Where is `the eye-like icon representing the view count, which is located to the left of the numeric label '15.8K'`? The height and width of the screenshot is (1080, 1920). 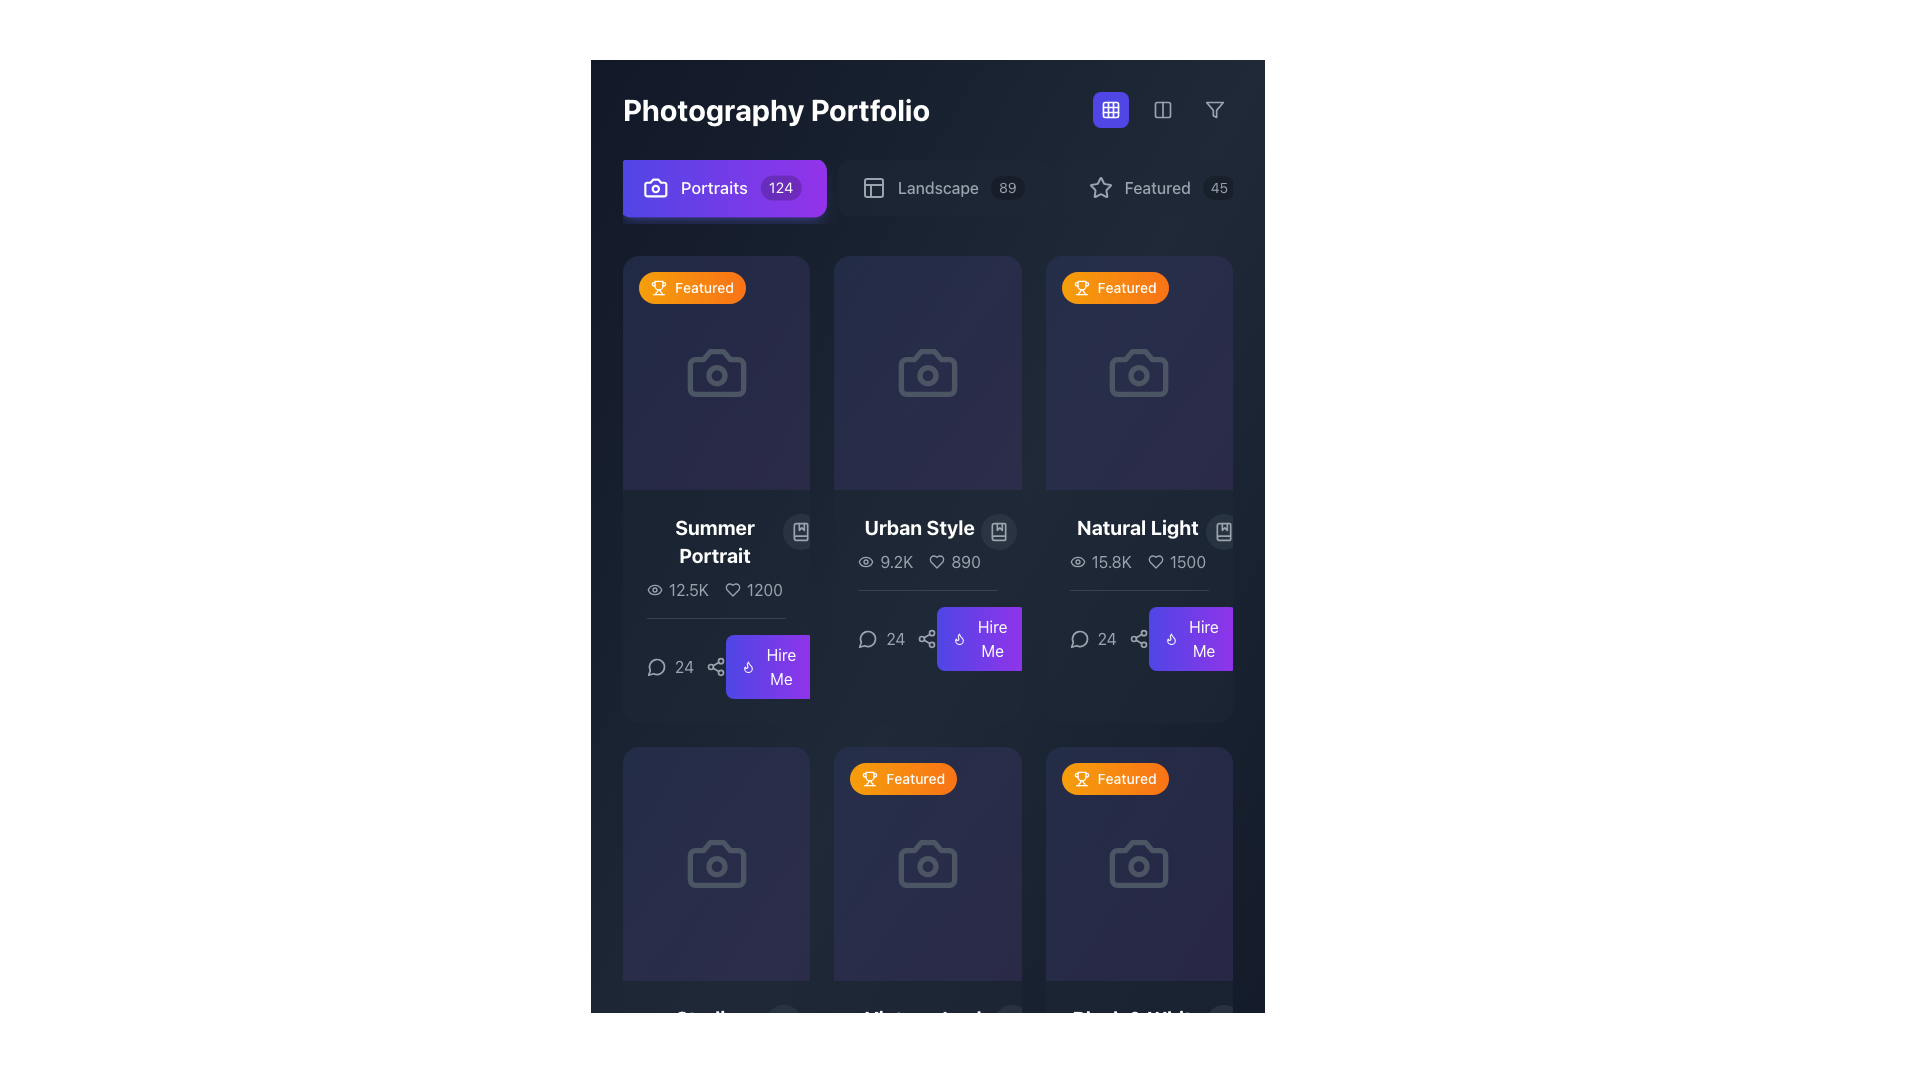
the eye-like icon representing the view count, which is located to the left of the numeric label '15.8K' is located at coordinates (1076, 562).